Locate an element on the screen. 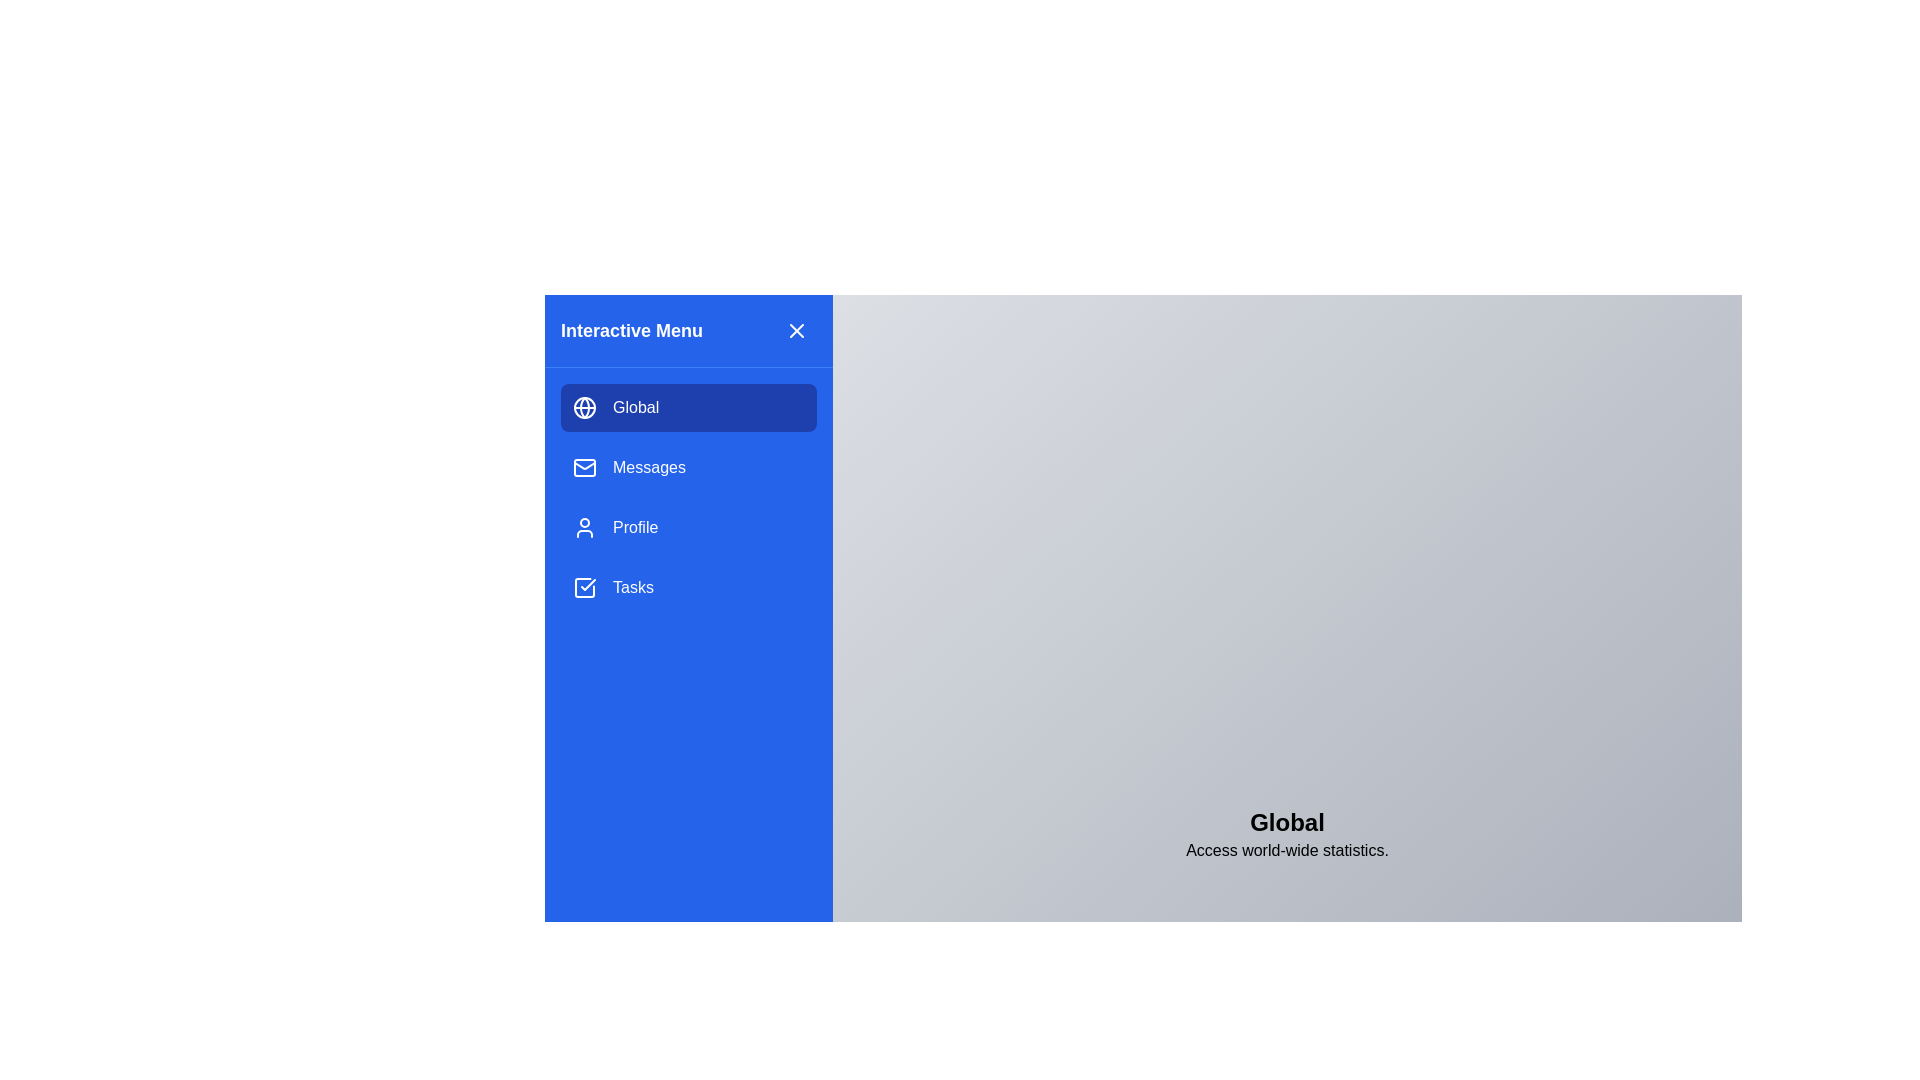  the 'Tasks' icon in the interactive menu, which is represented as a box with rounded corners and is located in the fourth row below the 'Profile' item is located at coordinates (584, 586).